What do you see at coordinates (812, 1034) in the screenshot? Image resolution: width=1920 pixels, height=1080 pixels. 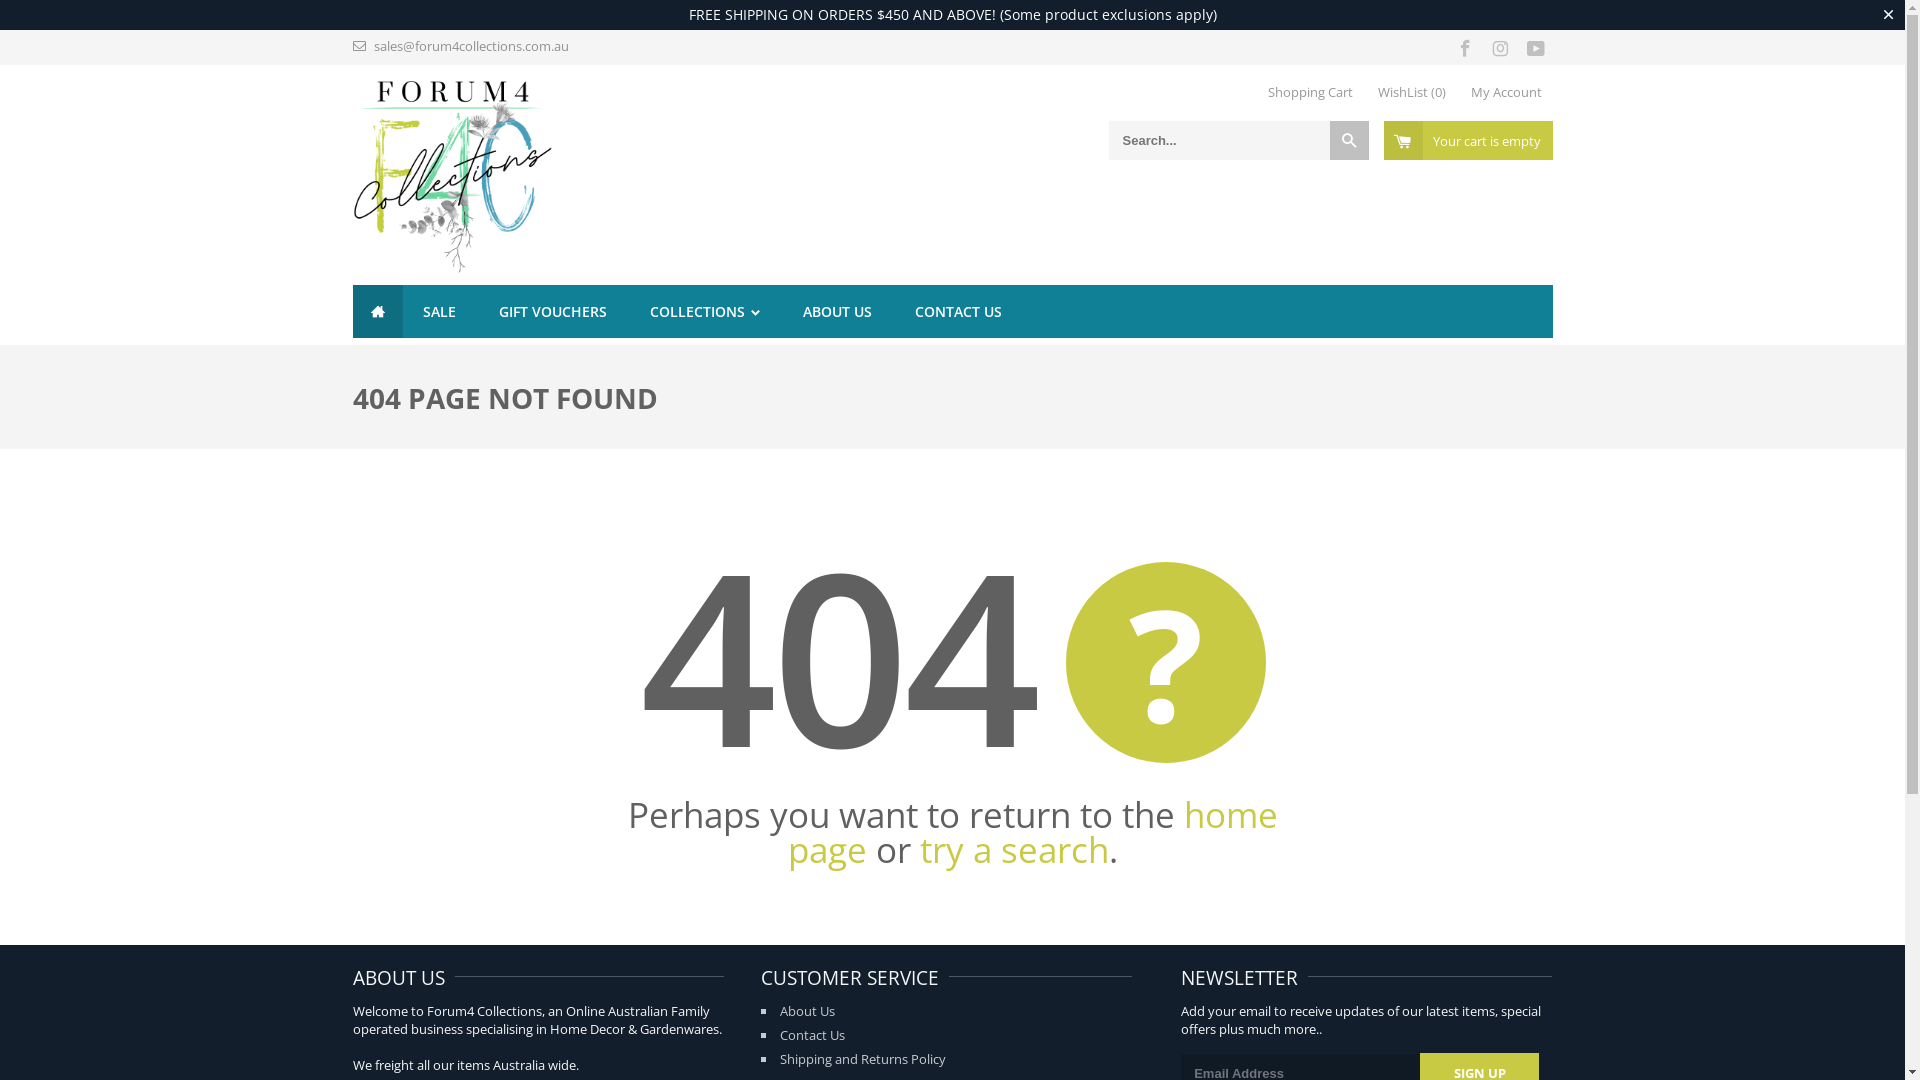 I see `'Contact Us'` at bounding box center [812, 1034].